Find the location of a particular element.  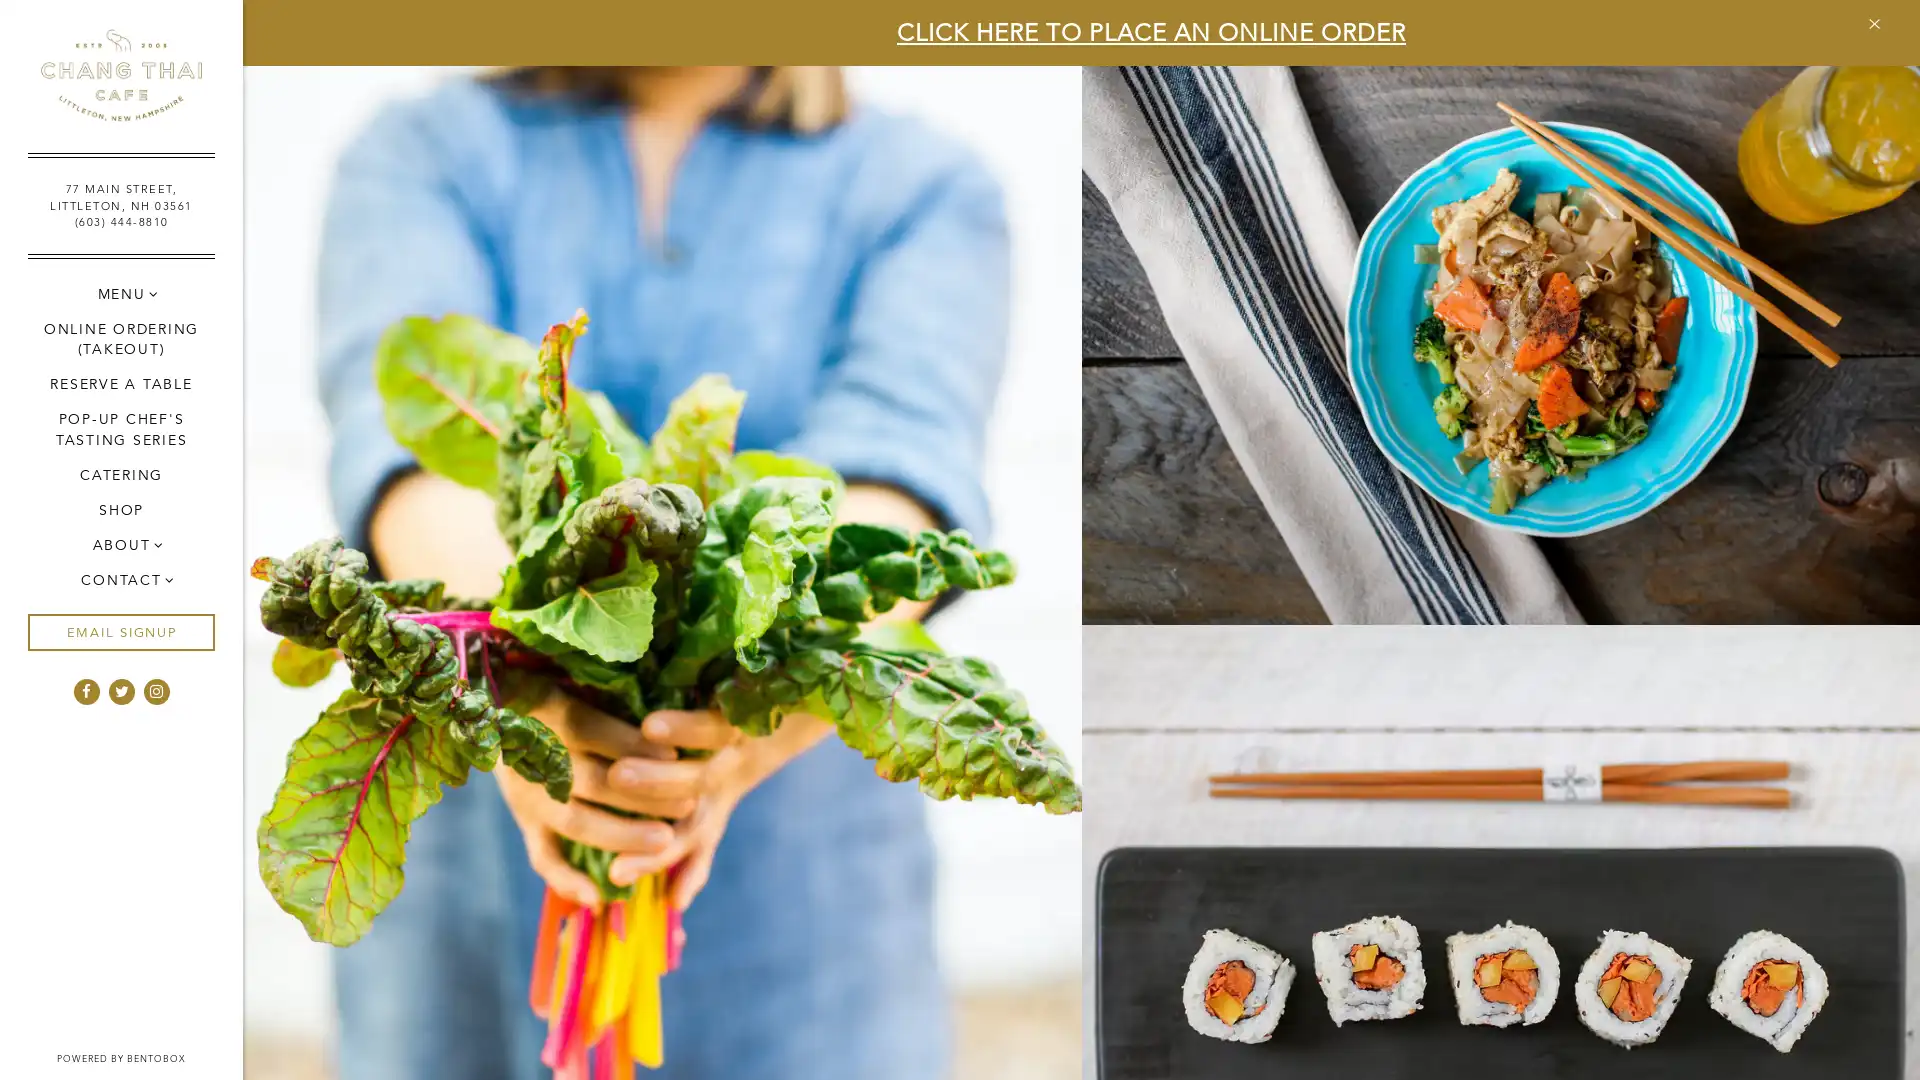

EMAIL SIGNUP is located at coordinates (119, 632).